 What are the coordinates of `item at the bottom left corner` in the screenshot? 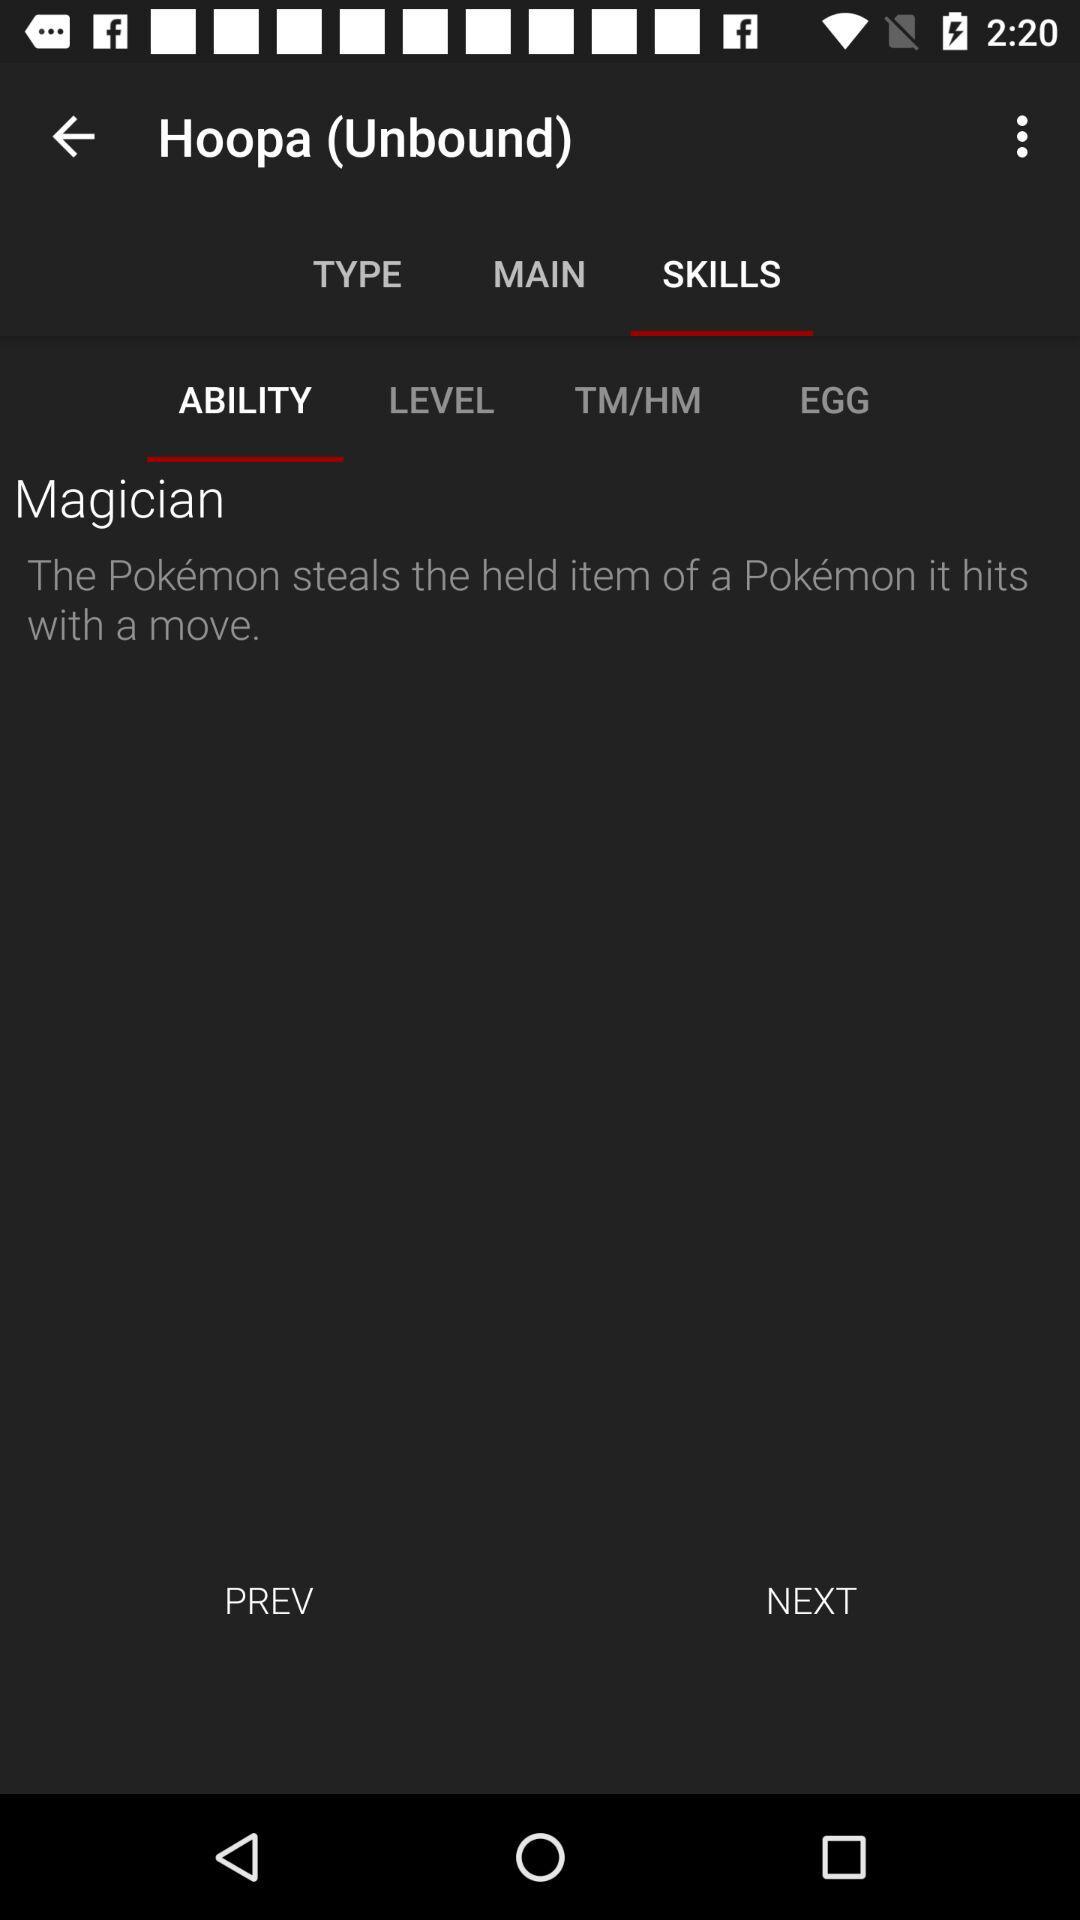 It's located at (267, 1598).